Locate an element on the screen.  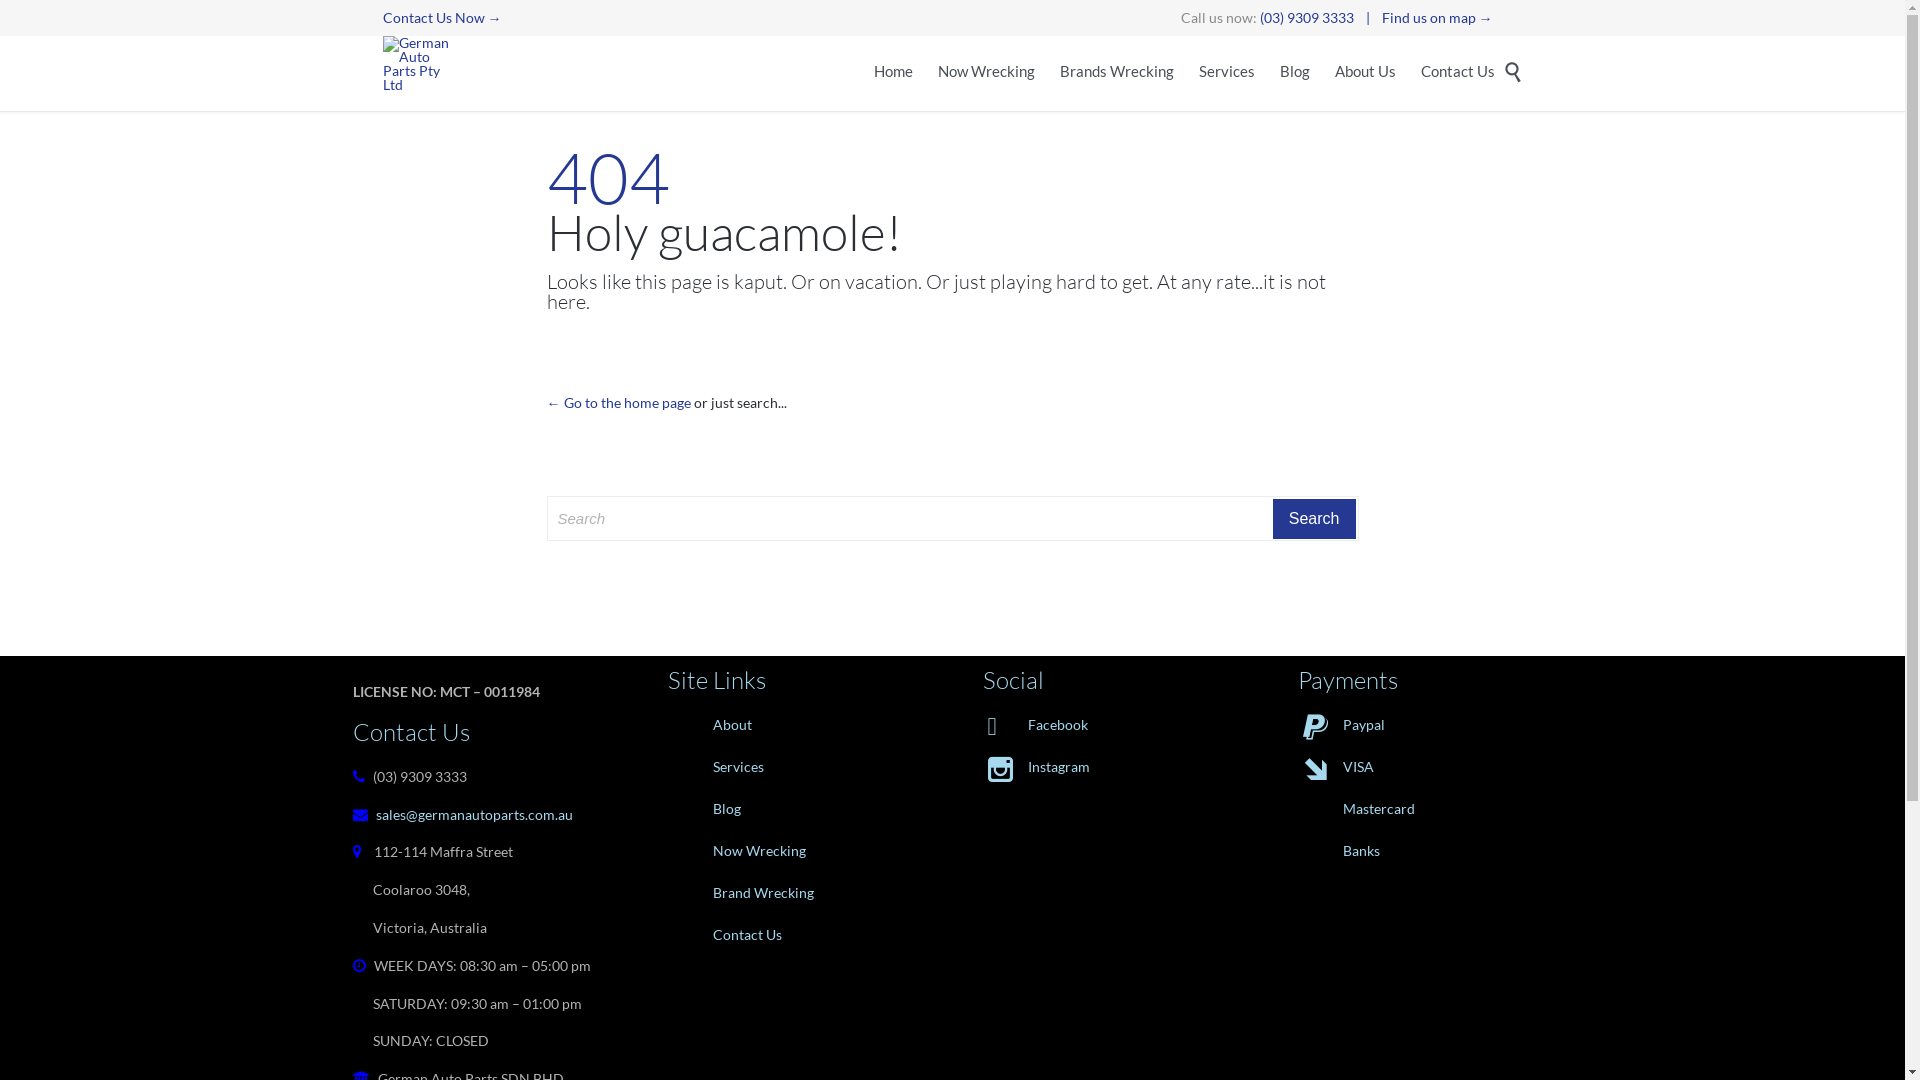
'About' is located at coordinates (793, 725).